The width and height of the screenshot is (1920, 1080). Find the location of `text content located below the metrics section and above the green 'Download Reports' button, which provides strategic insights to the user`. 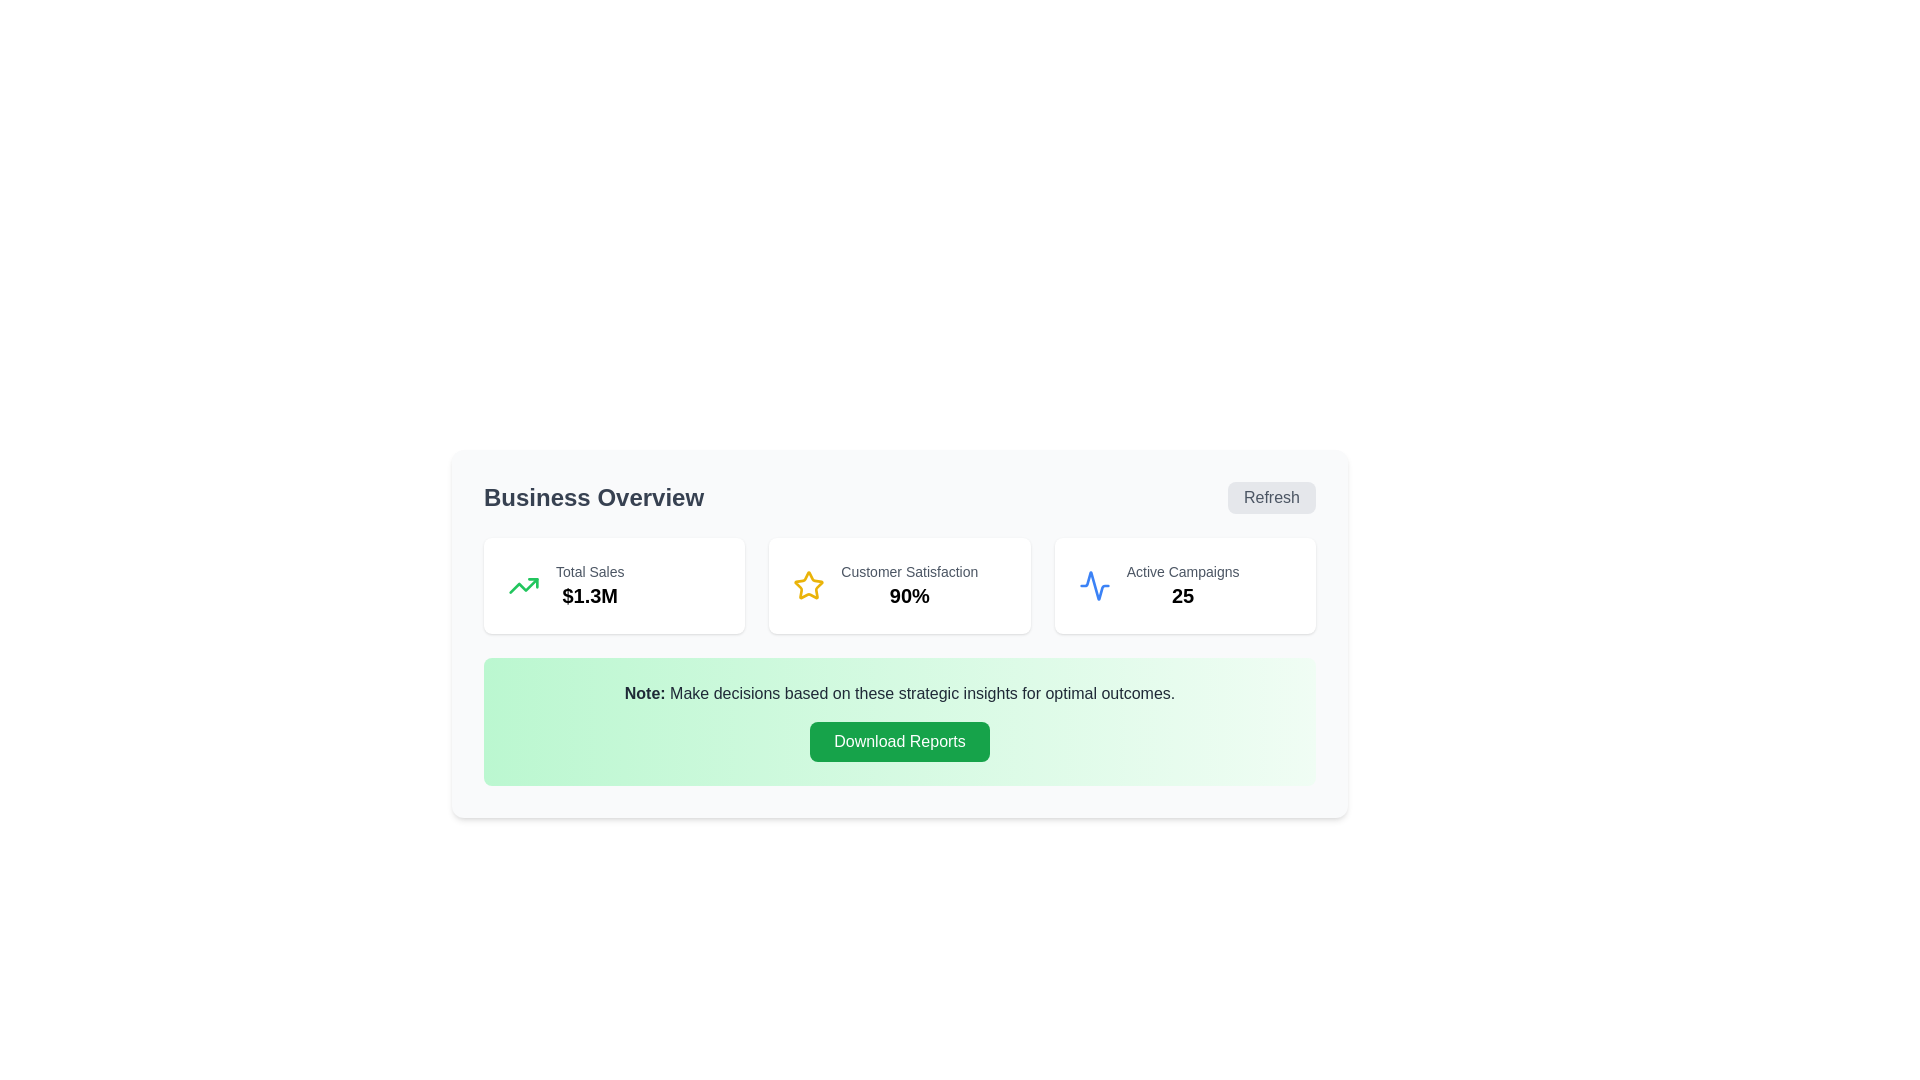

text content located below the metrics section and above the green 'Download Reports' button, which provides strategic insights to the user is located at coordinates (899, 693).